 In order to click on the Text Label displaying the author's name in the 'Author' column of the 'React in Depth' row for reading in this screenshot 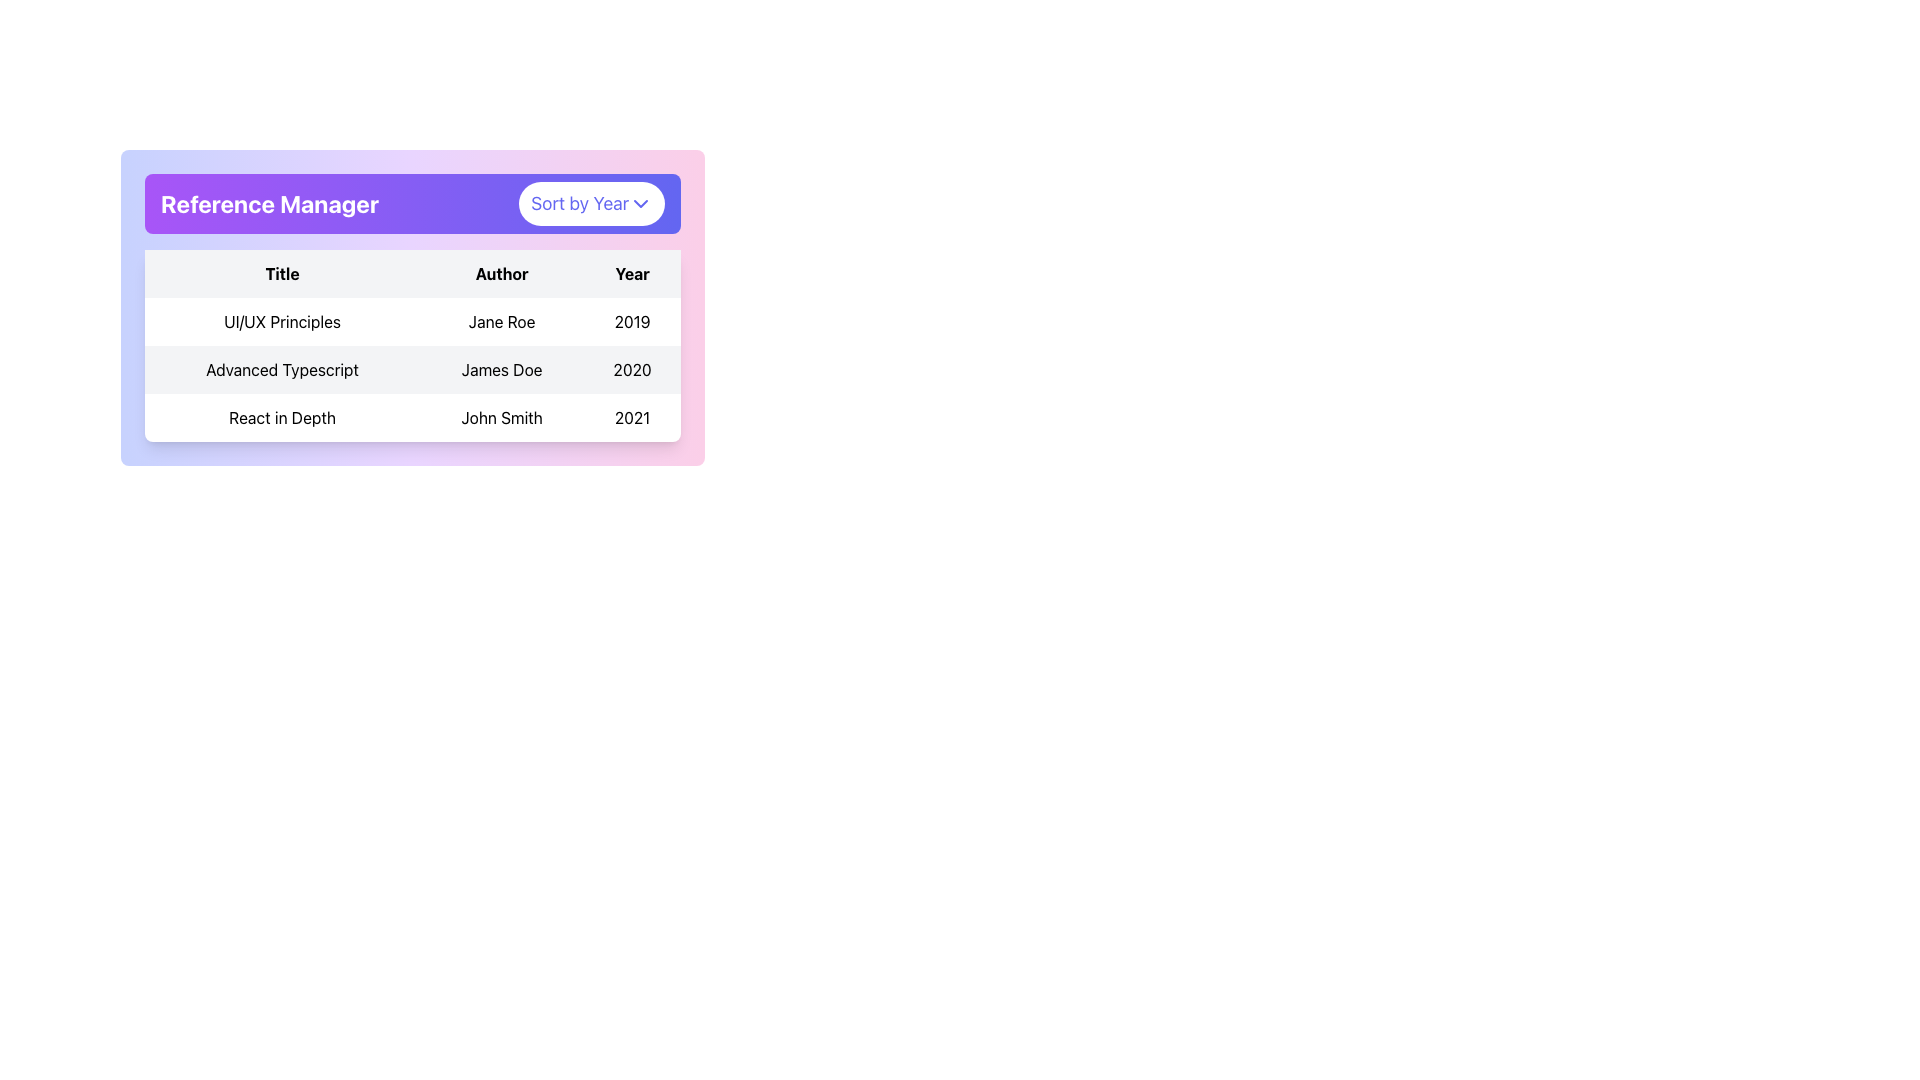, I will do `click(502, 416)`.